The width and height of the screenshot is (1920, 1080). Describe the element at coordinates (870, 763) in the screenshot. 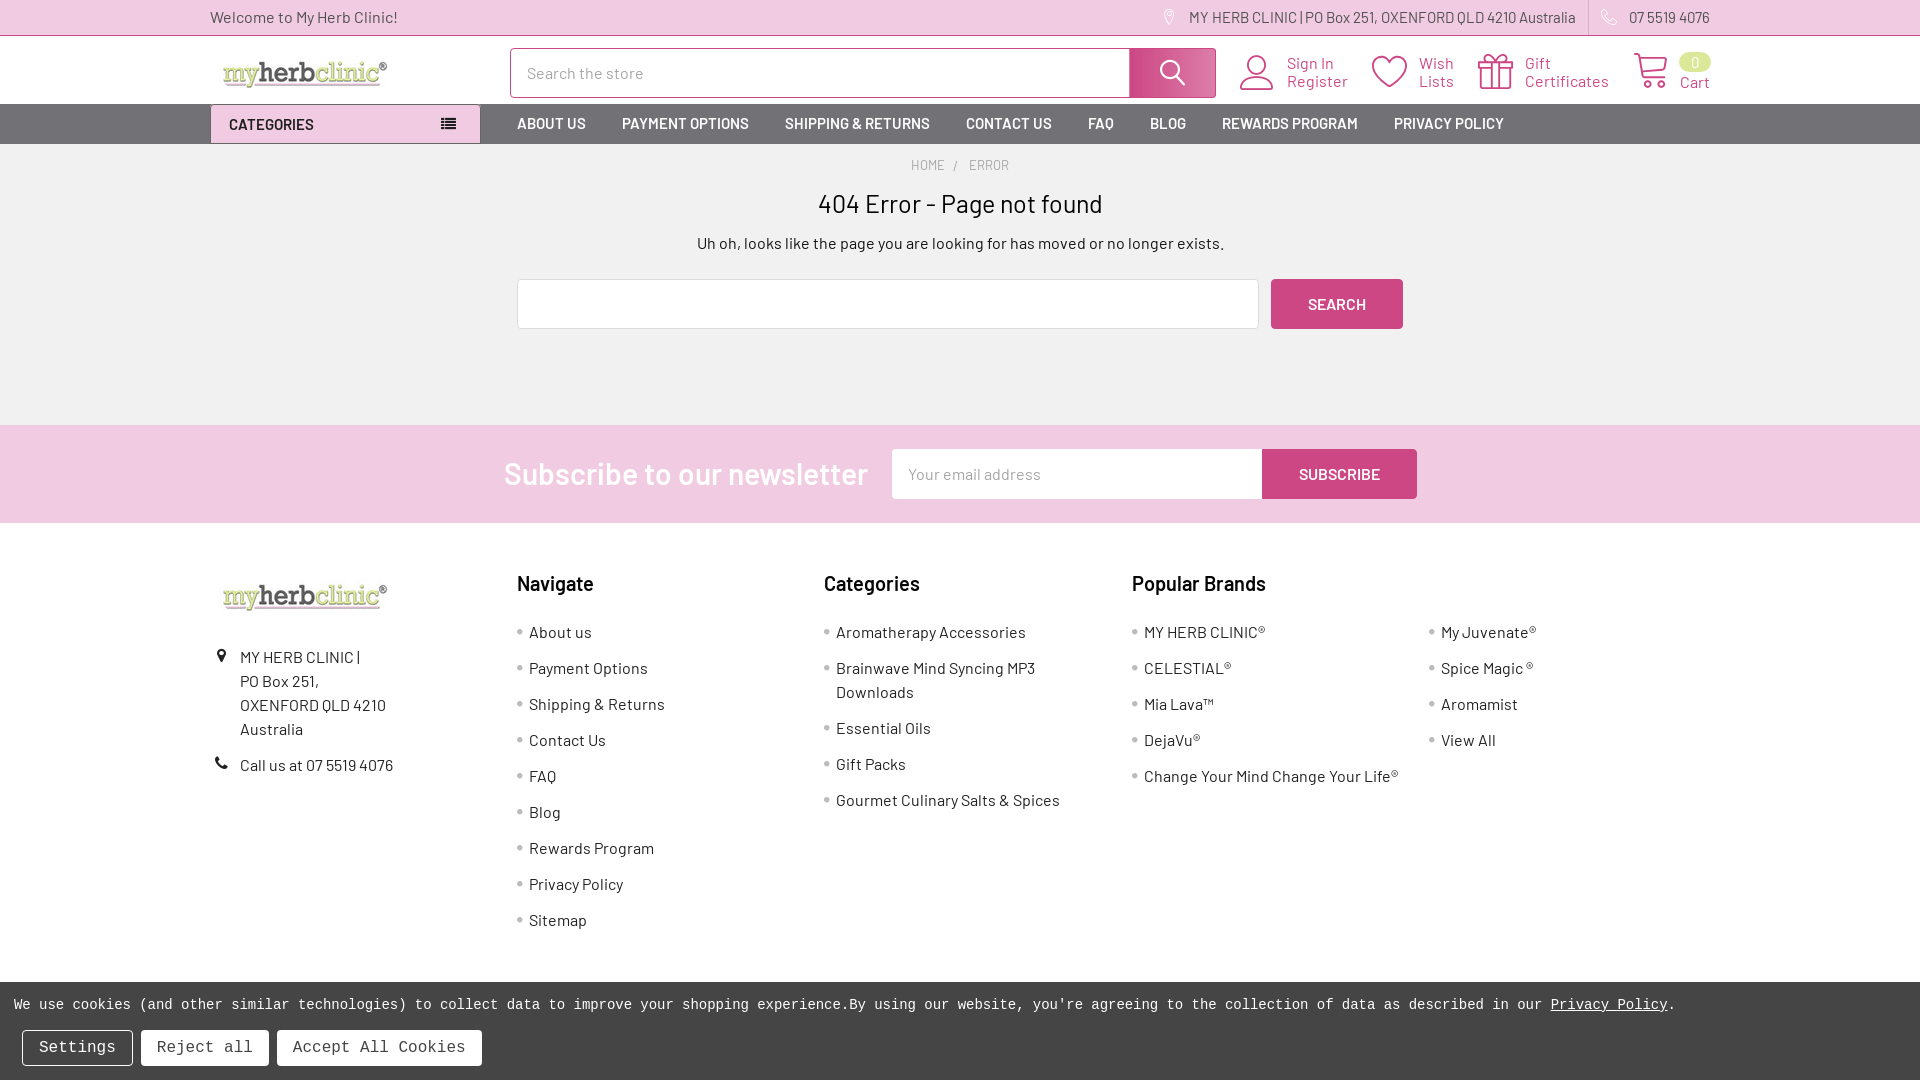

I see `'Gift Packs'` at that location.